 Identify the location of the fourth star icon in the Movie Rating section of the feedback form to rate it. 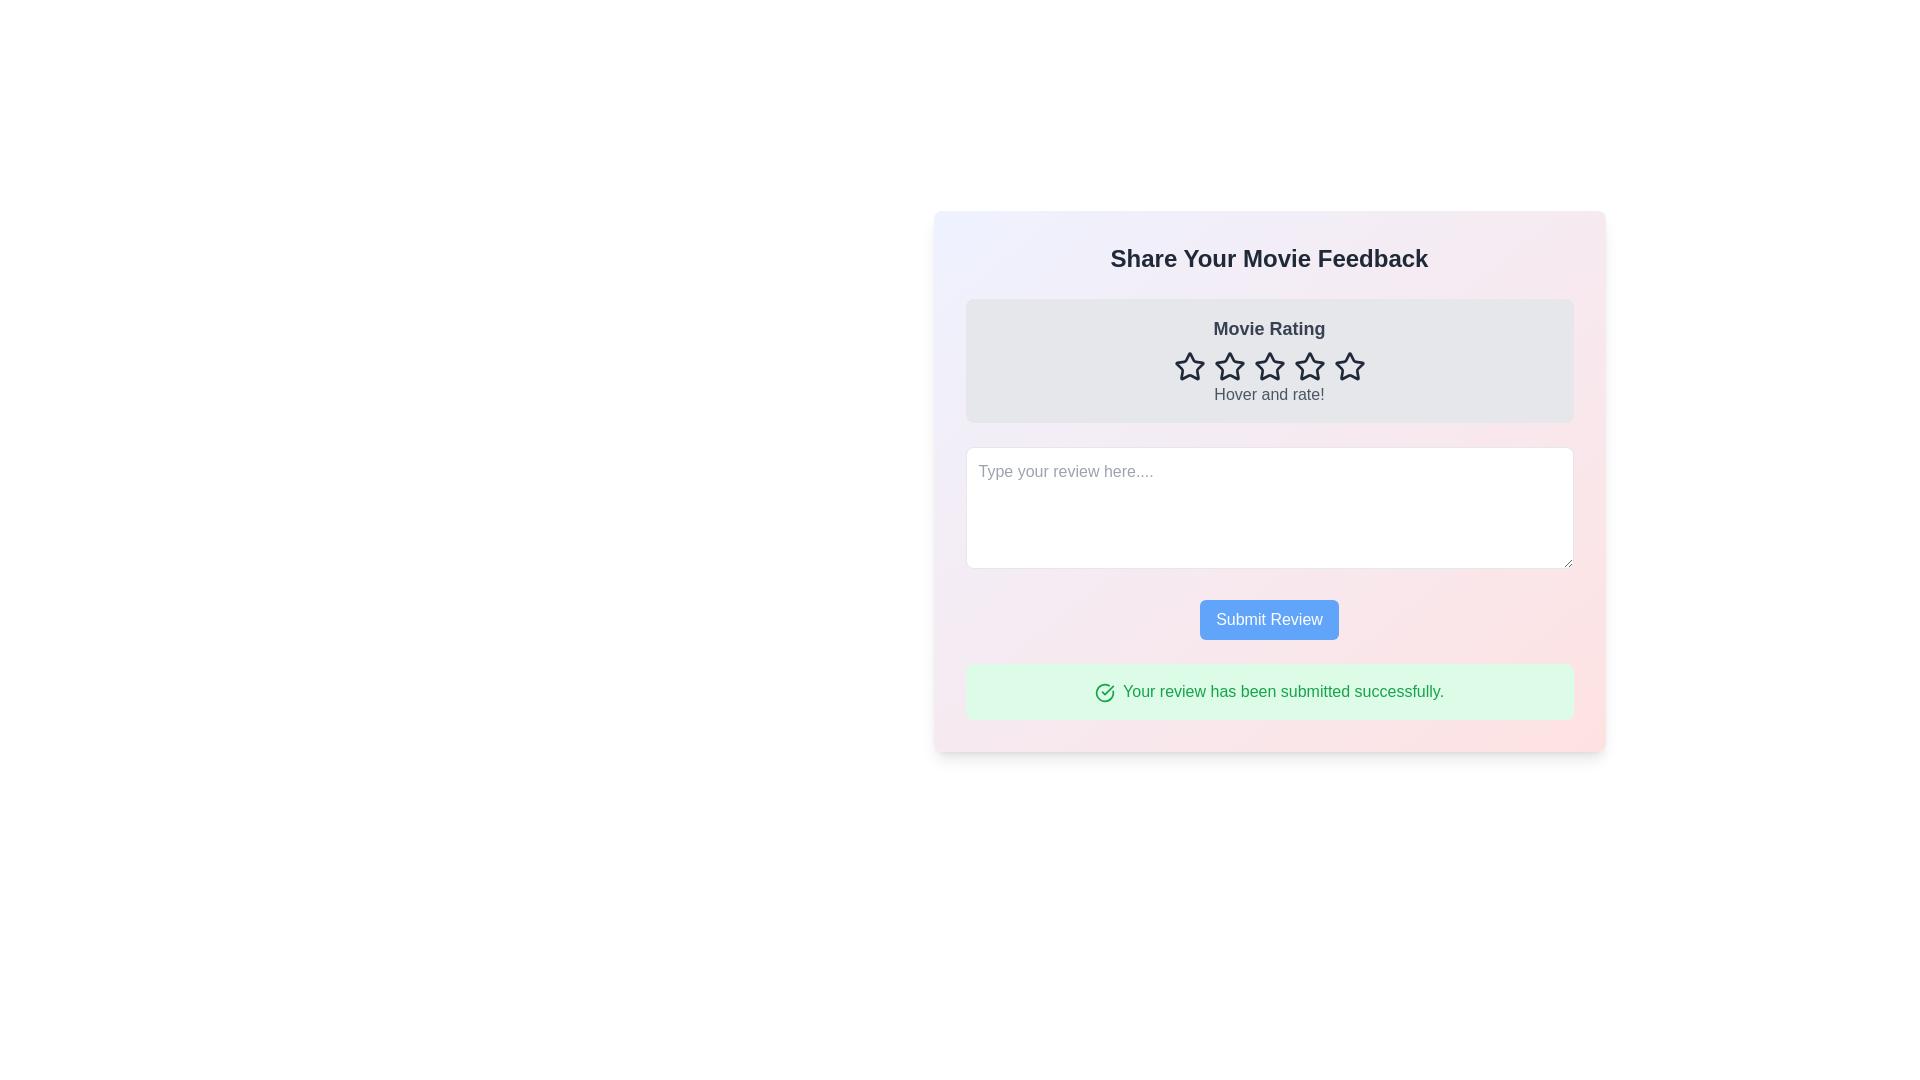
(1268, 366).